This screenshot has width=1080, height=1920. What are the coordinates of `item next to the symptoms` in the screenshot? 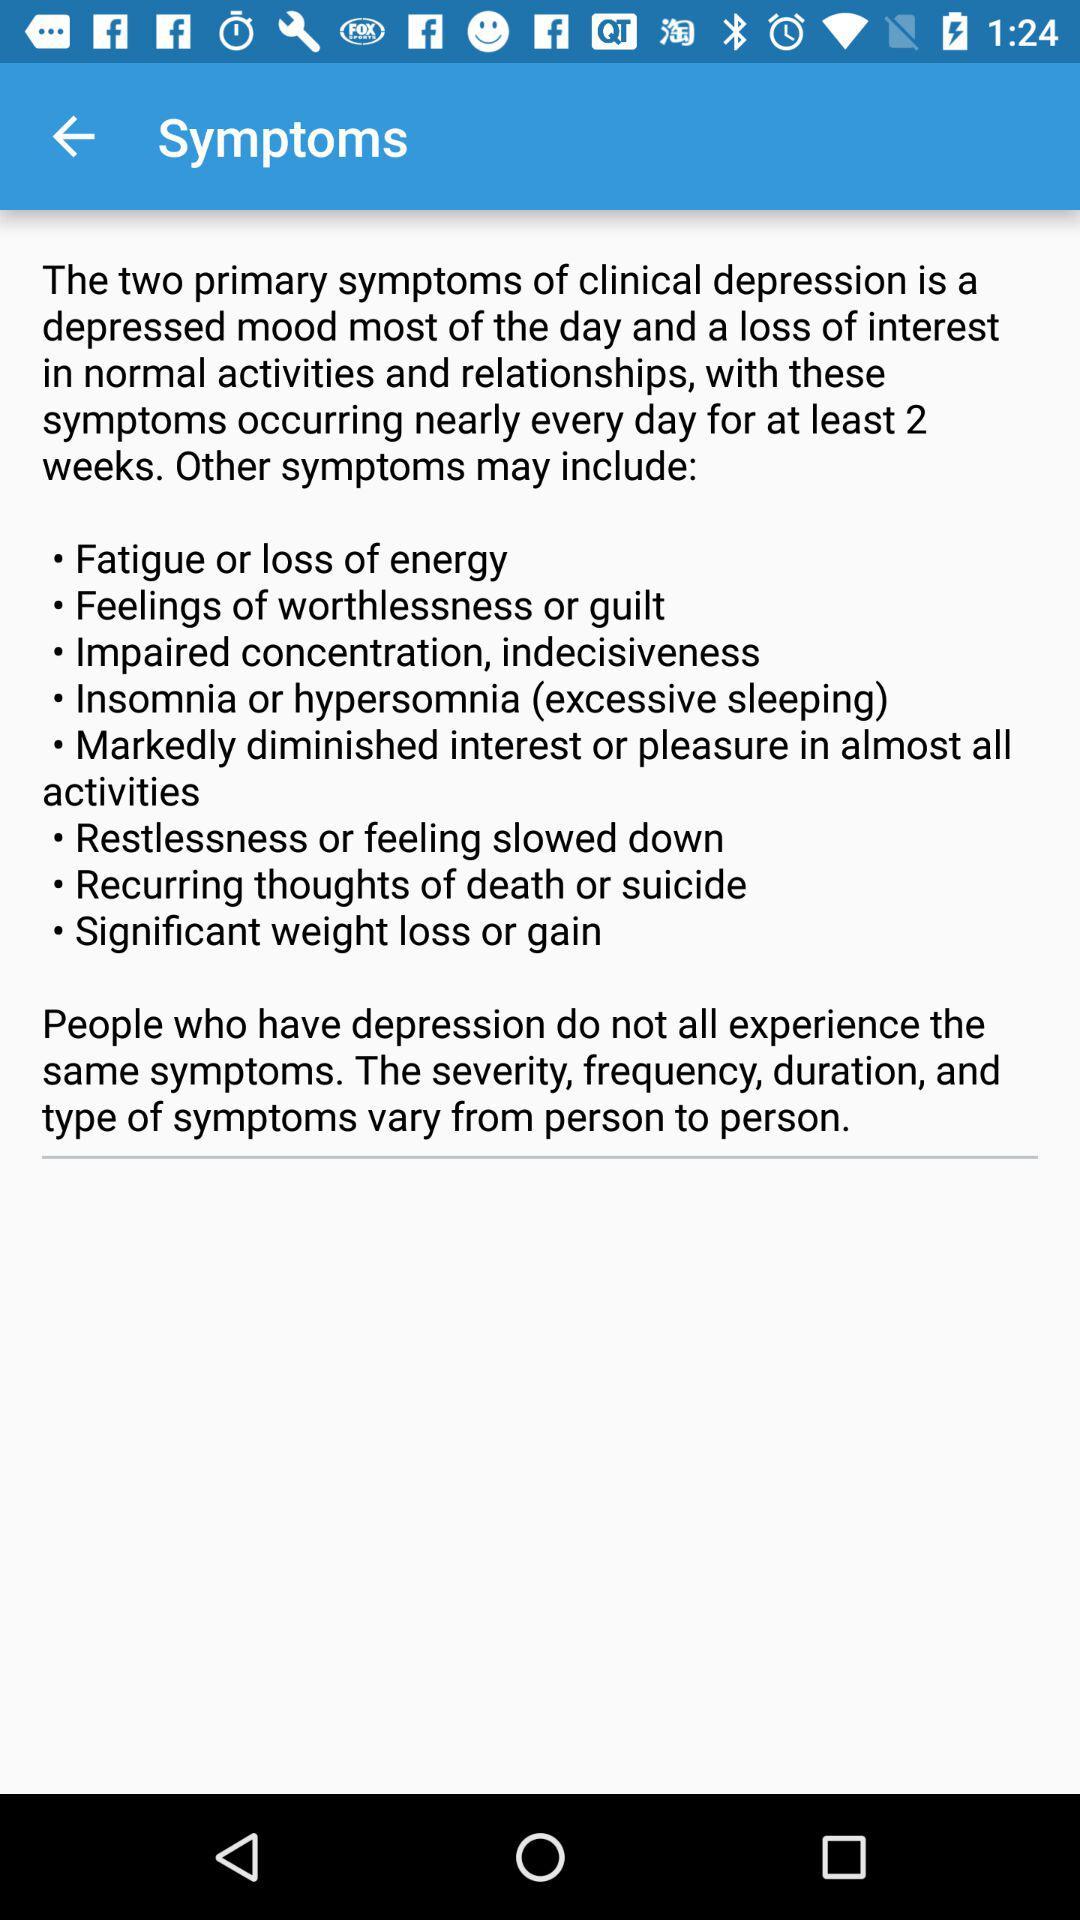 It's located at (72, 135).